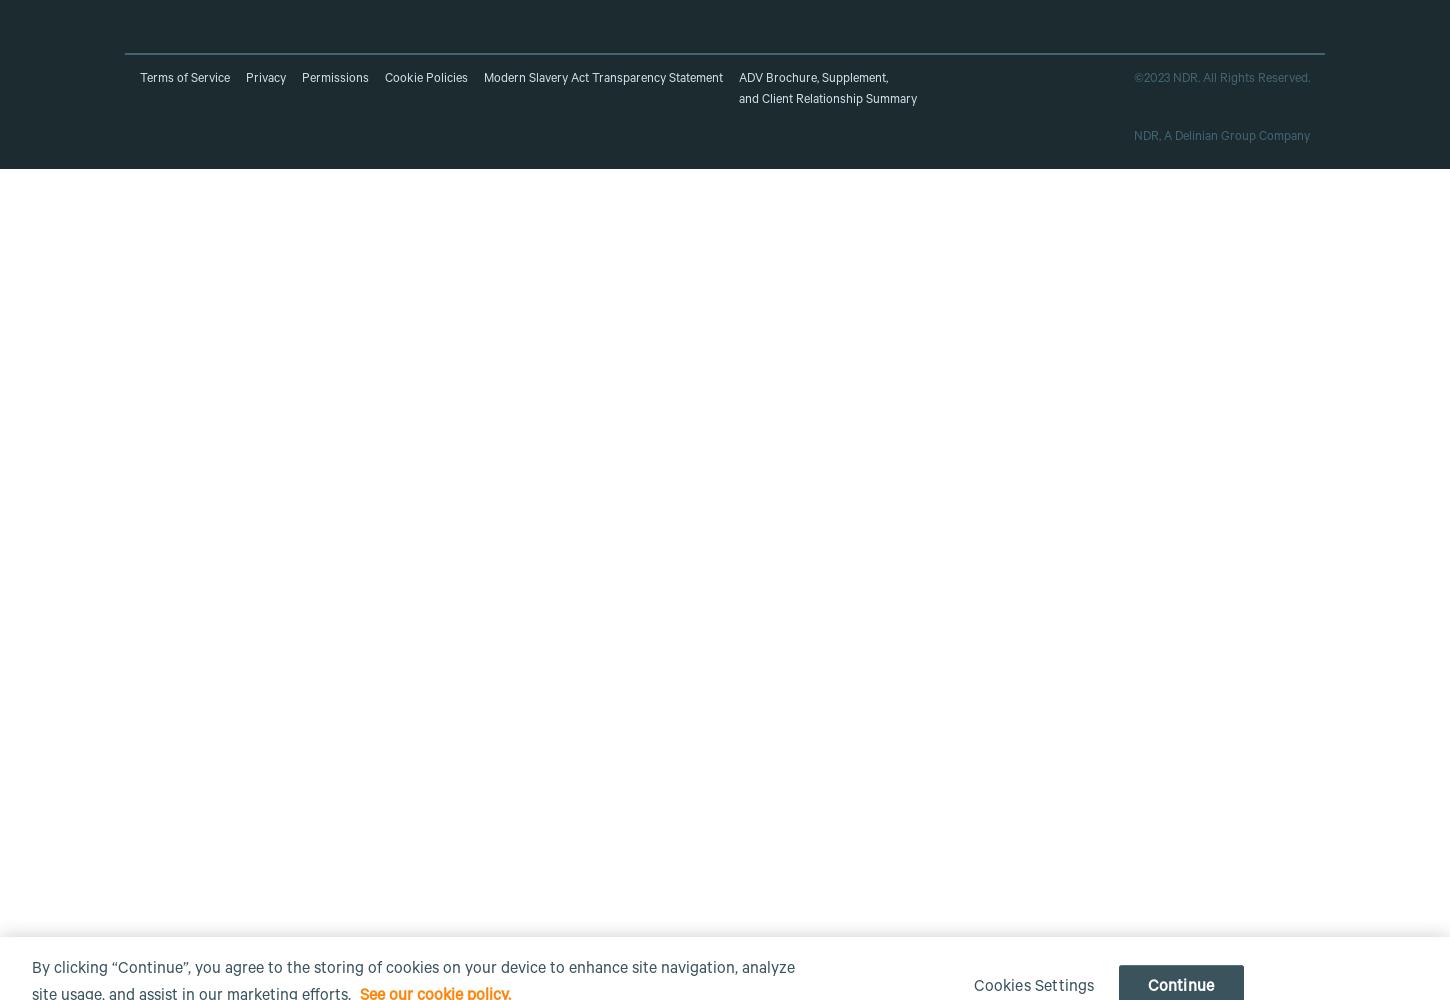 The width and height of the screenshot is (1450, 1000). I want to click on 'Cookie Policies', so click(425, 78).